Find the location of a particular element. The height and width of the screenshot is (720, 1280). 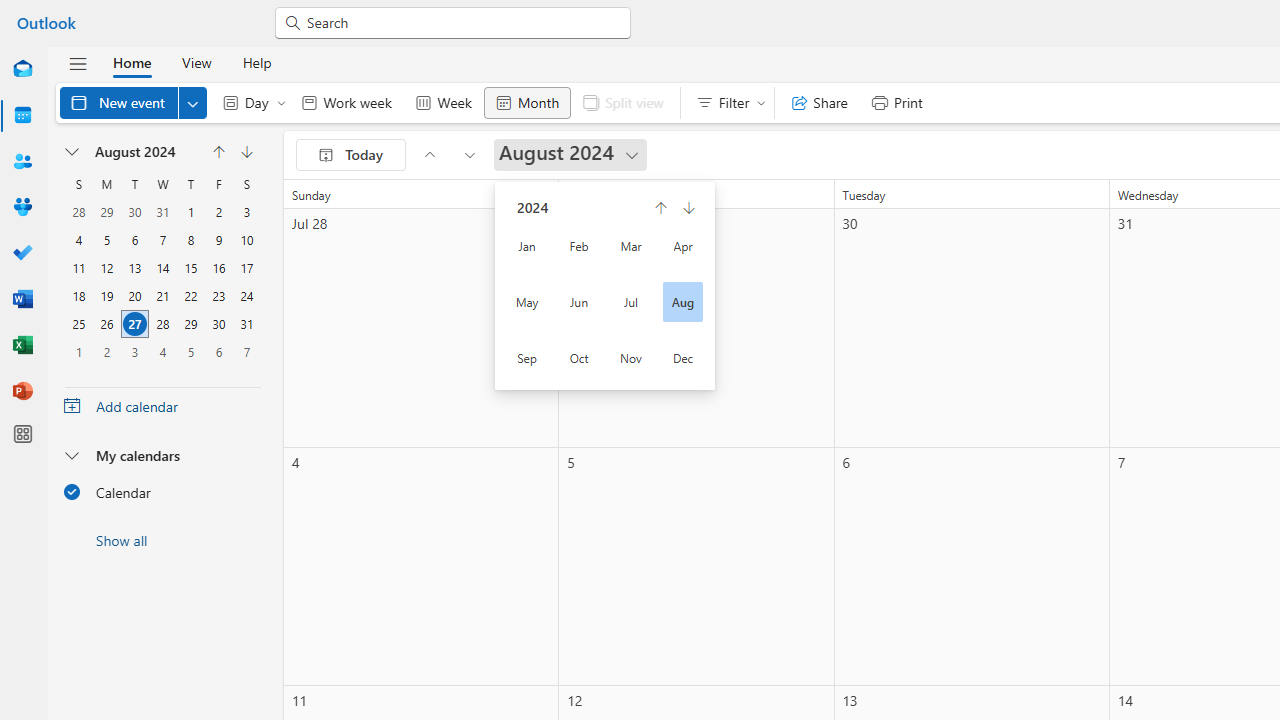

'6, August, 2024' is located at coordinates (134, 239).